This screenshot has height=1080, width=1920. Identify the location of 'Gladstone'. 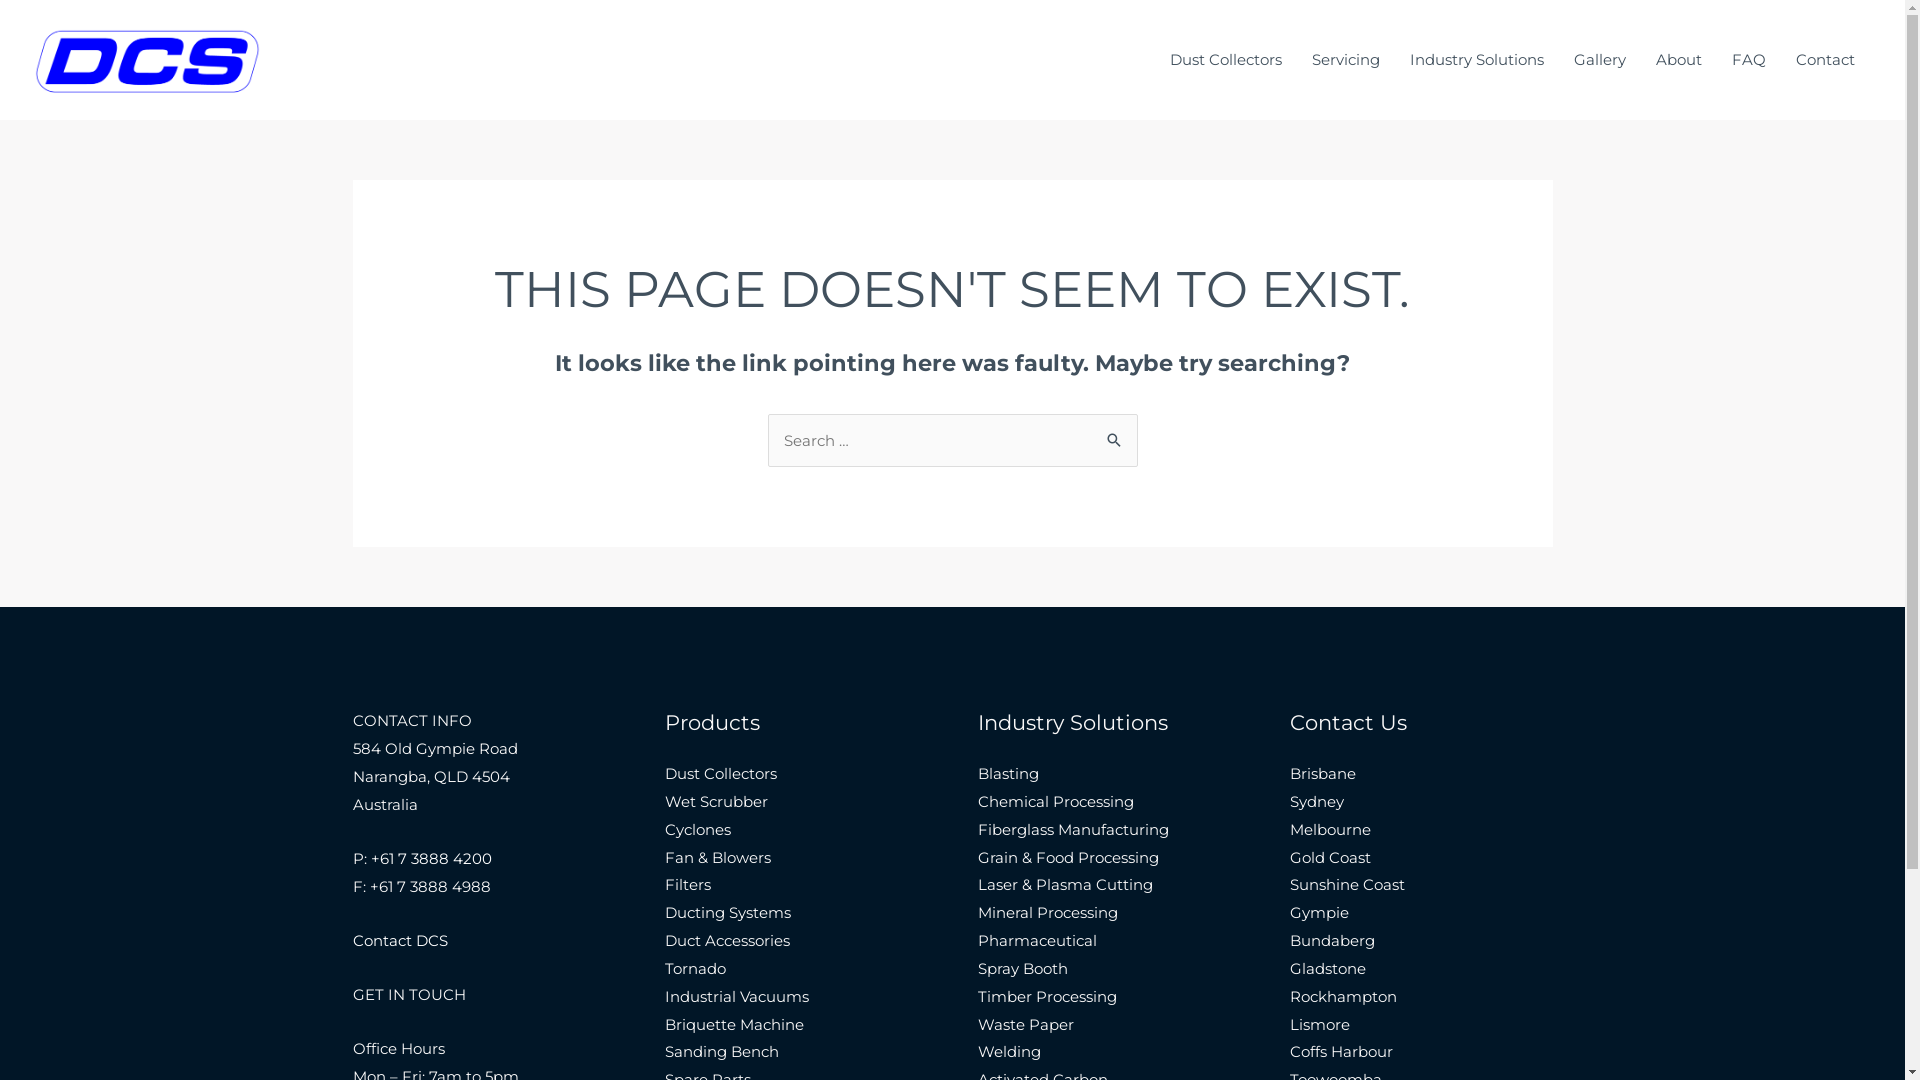
(1328, 967).